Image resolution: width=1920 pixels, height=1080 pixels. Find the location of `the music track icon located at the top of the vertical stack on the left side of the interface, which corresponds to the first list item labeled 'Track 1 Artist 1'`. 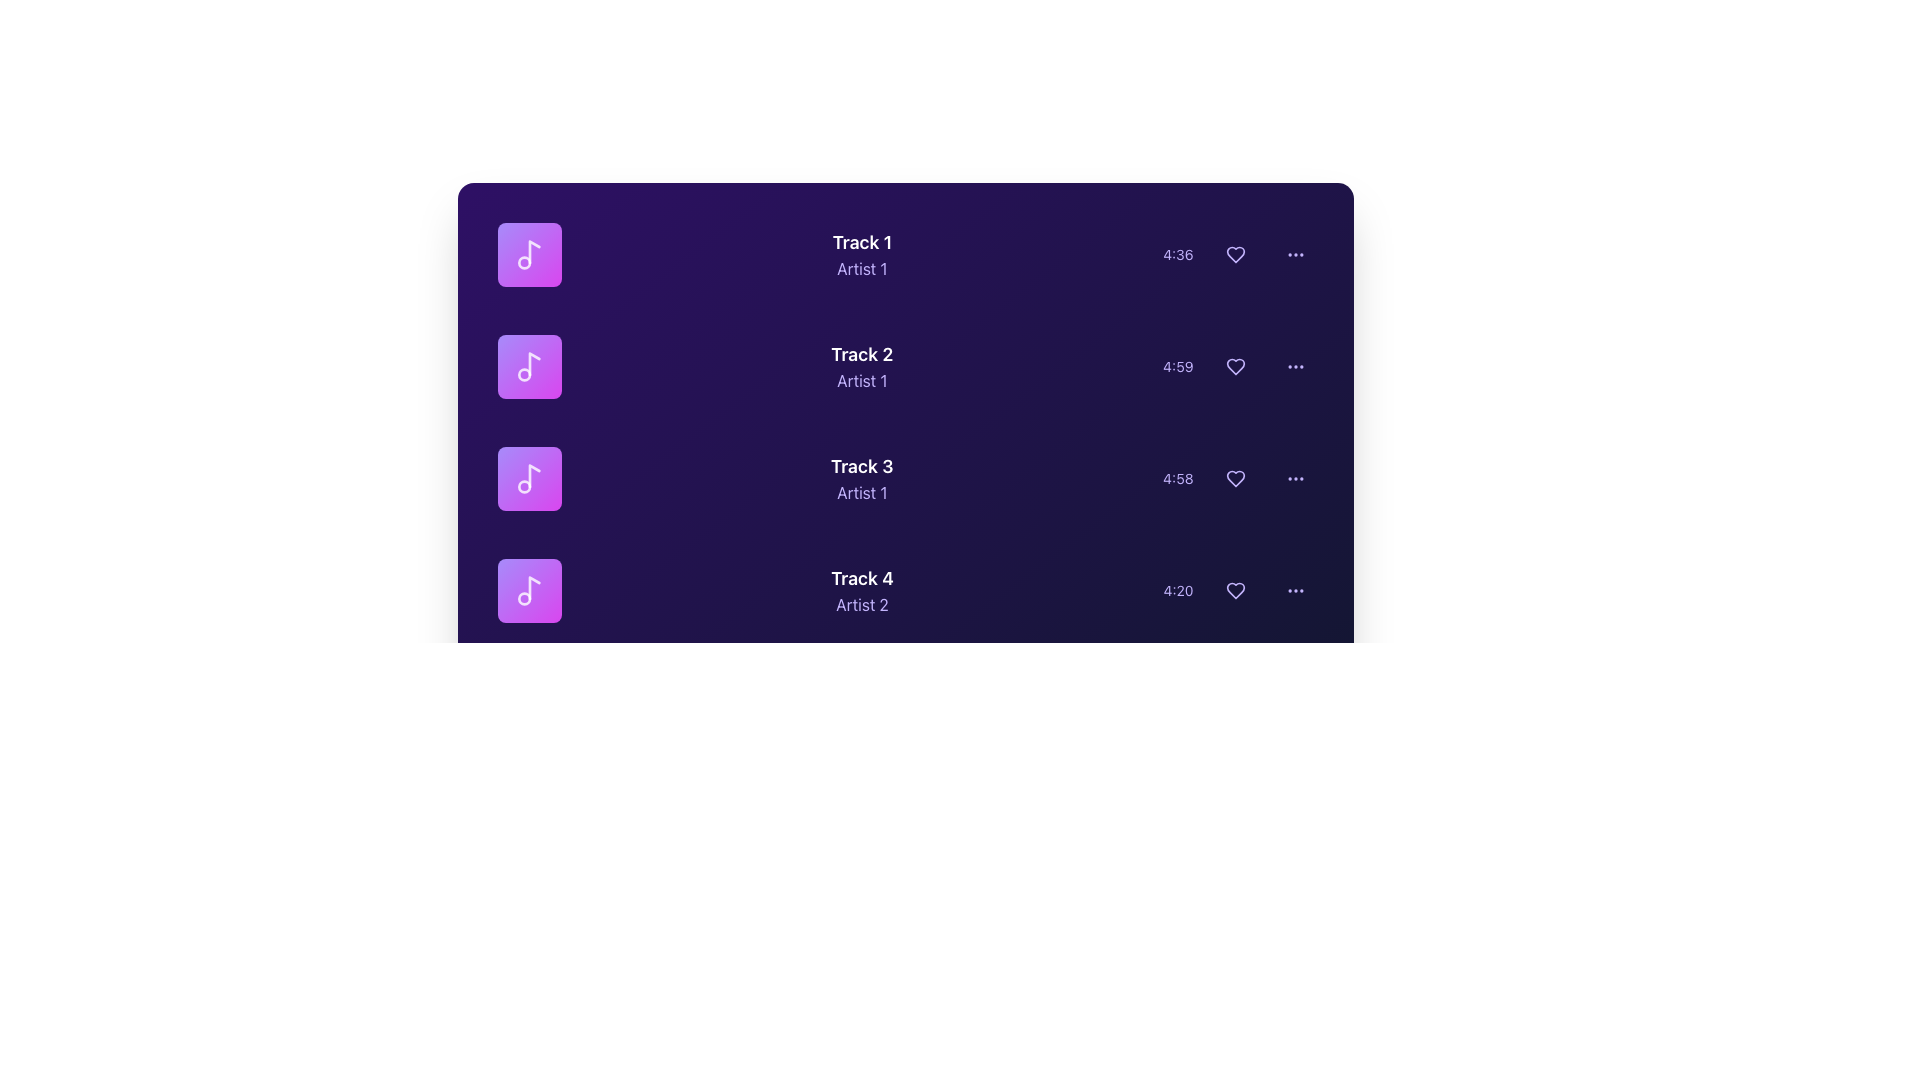

the music track icon located at the top of the vertical stack on the left side of the interface, which corresponds to the first list item labeled 'Track 1 Artist 1' is located at coordinates (529, 253).